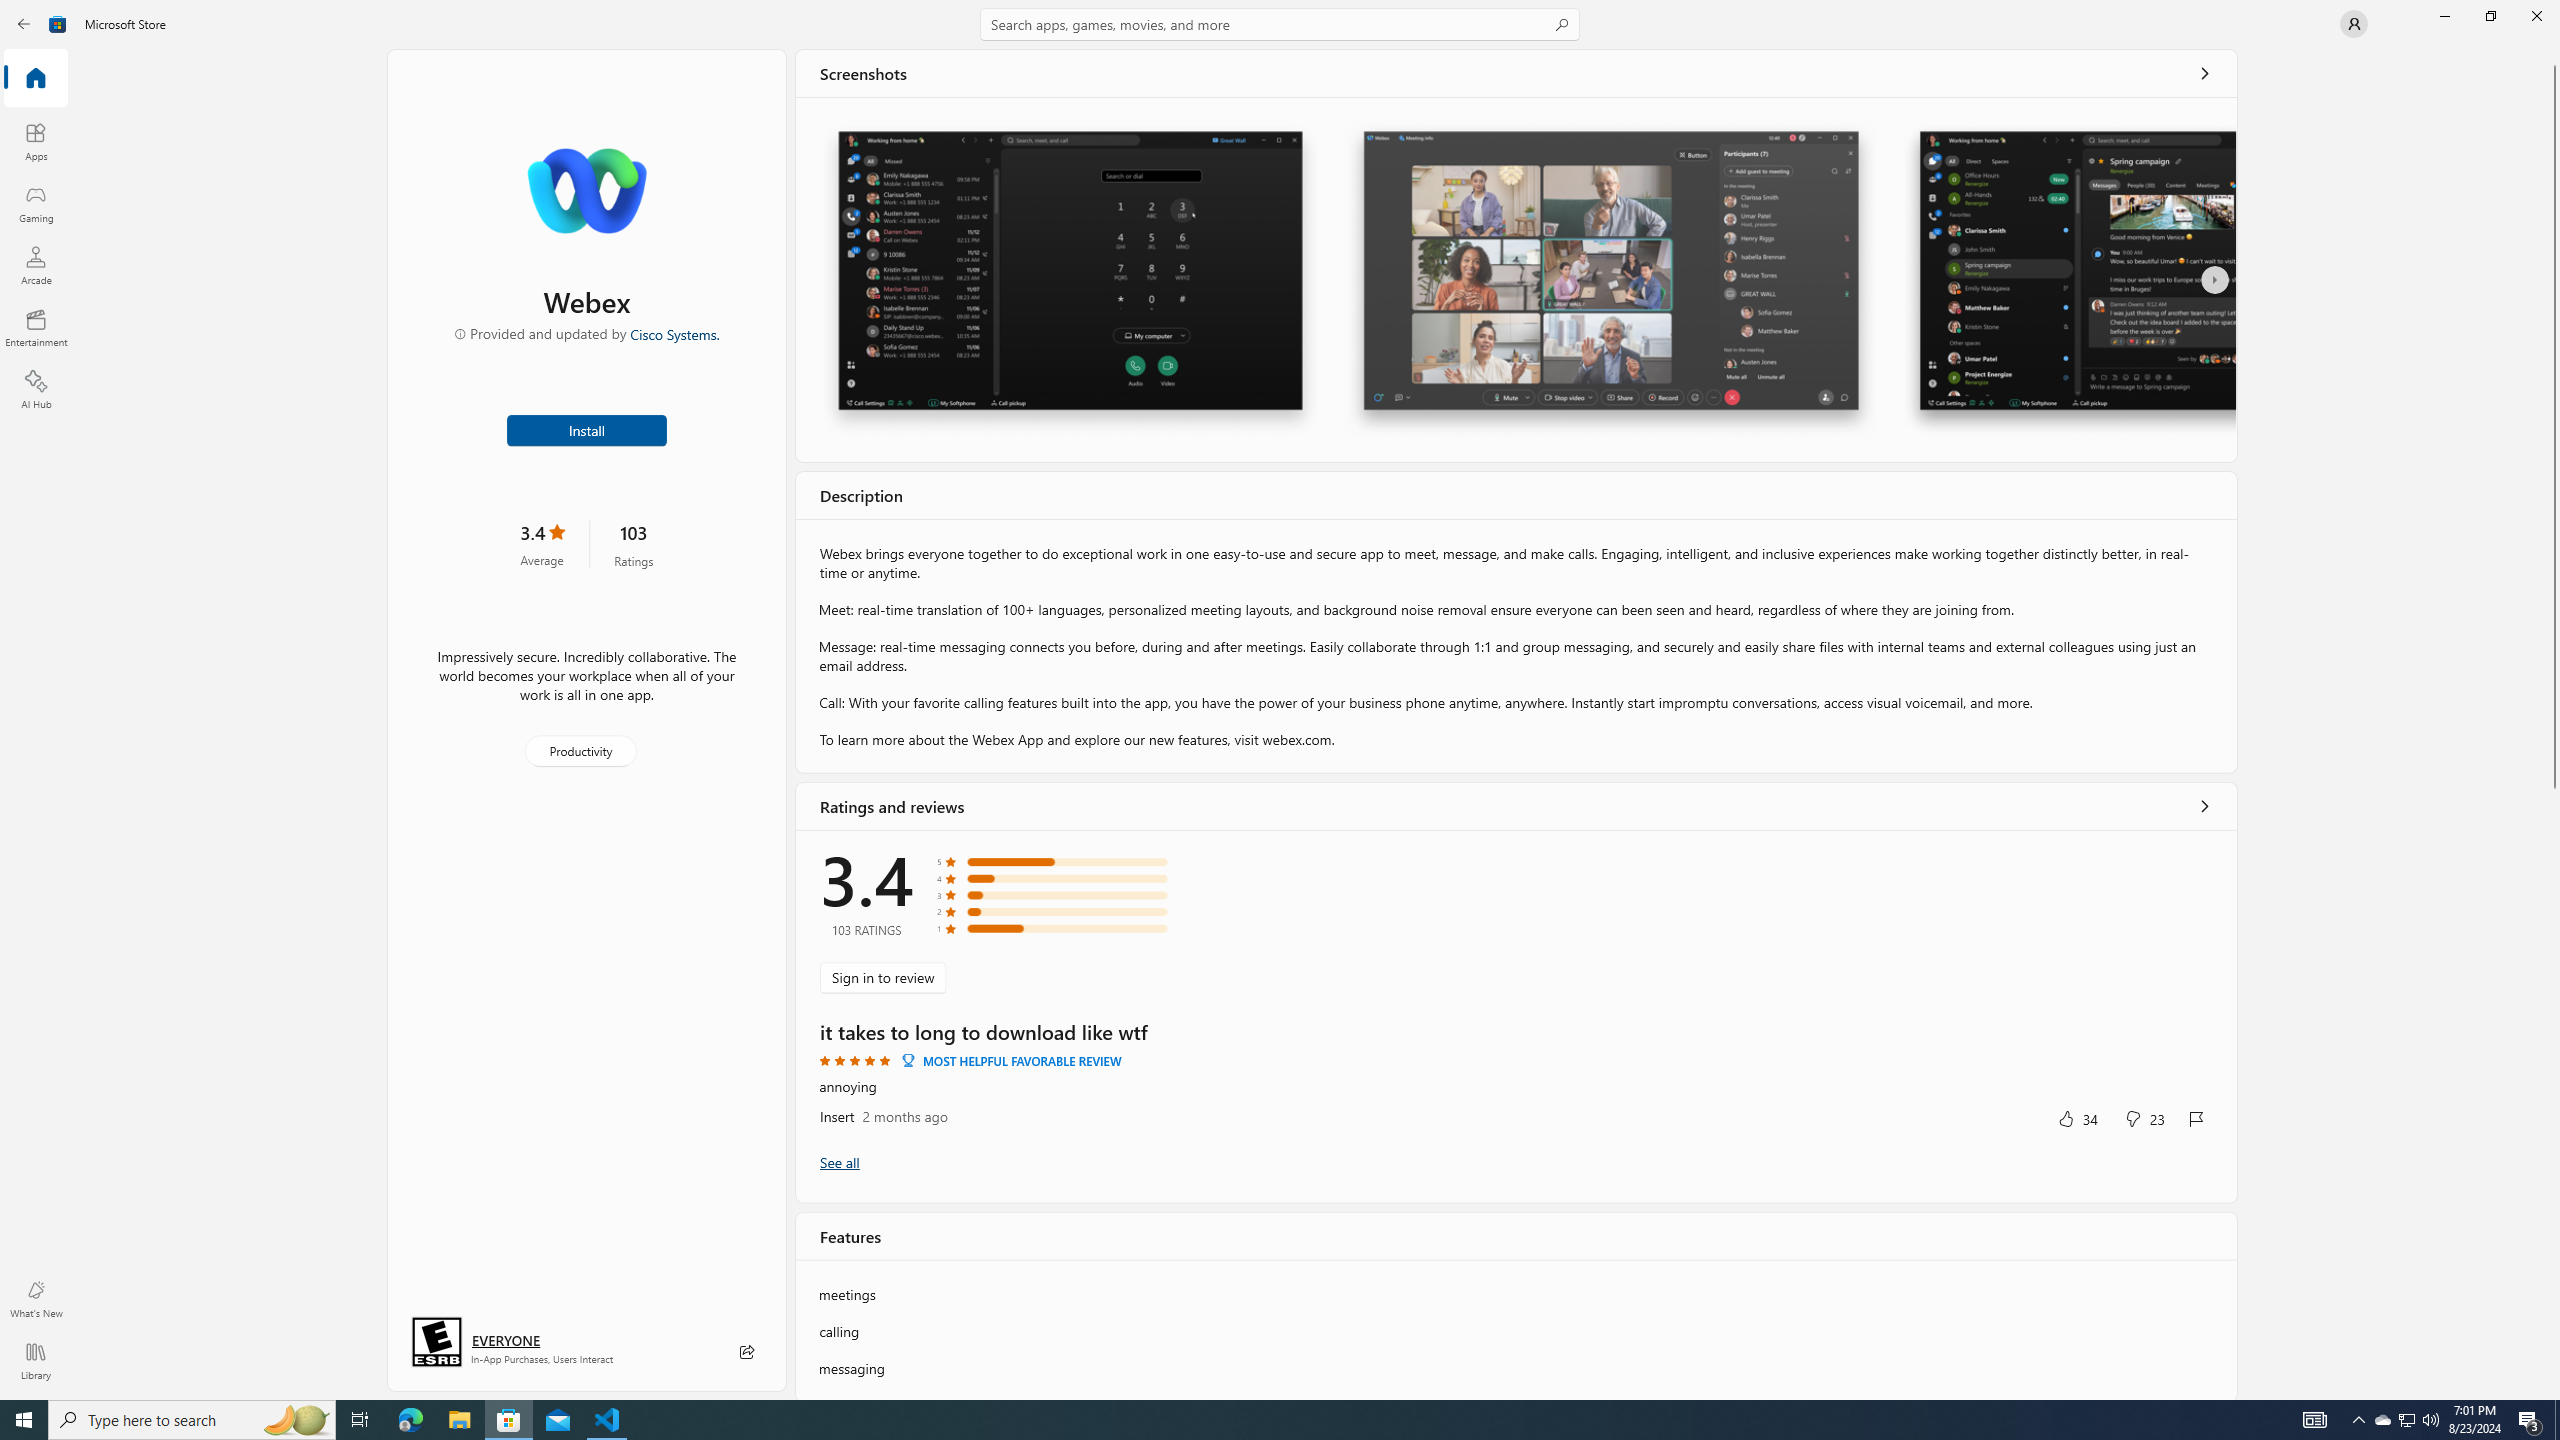 The width and height of the screenshot is (2560, 1440). I want to click on 'Apps', so click(34, 141).